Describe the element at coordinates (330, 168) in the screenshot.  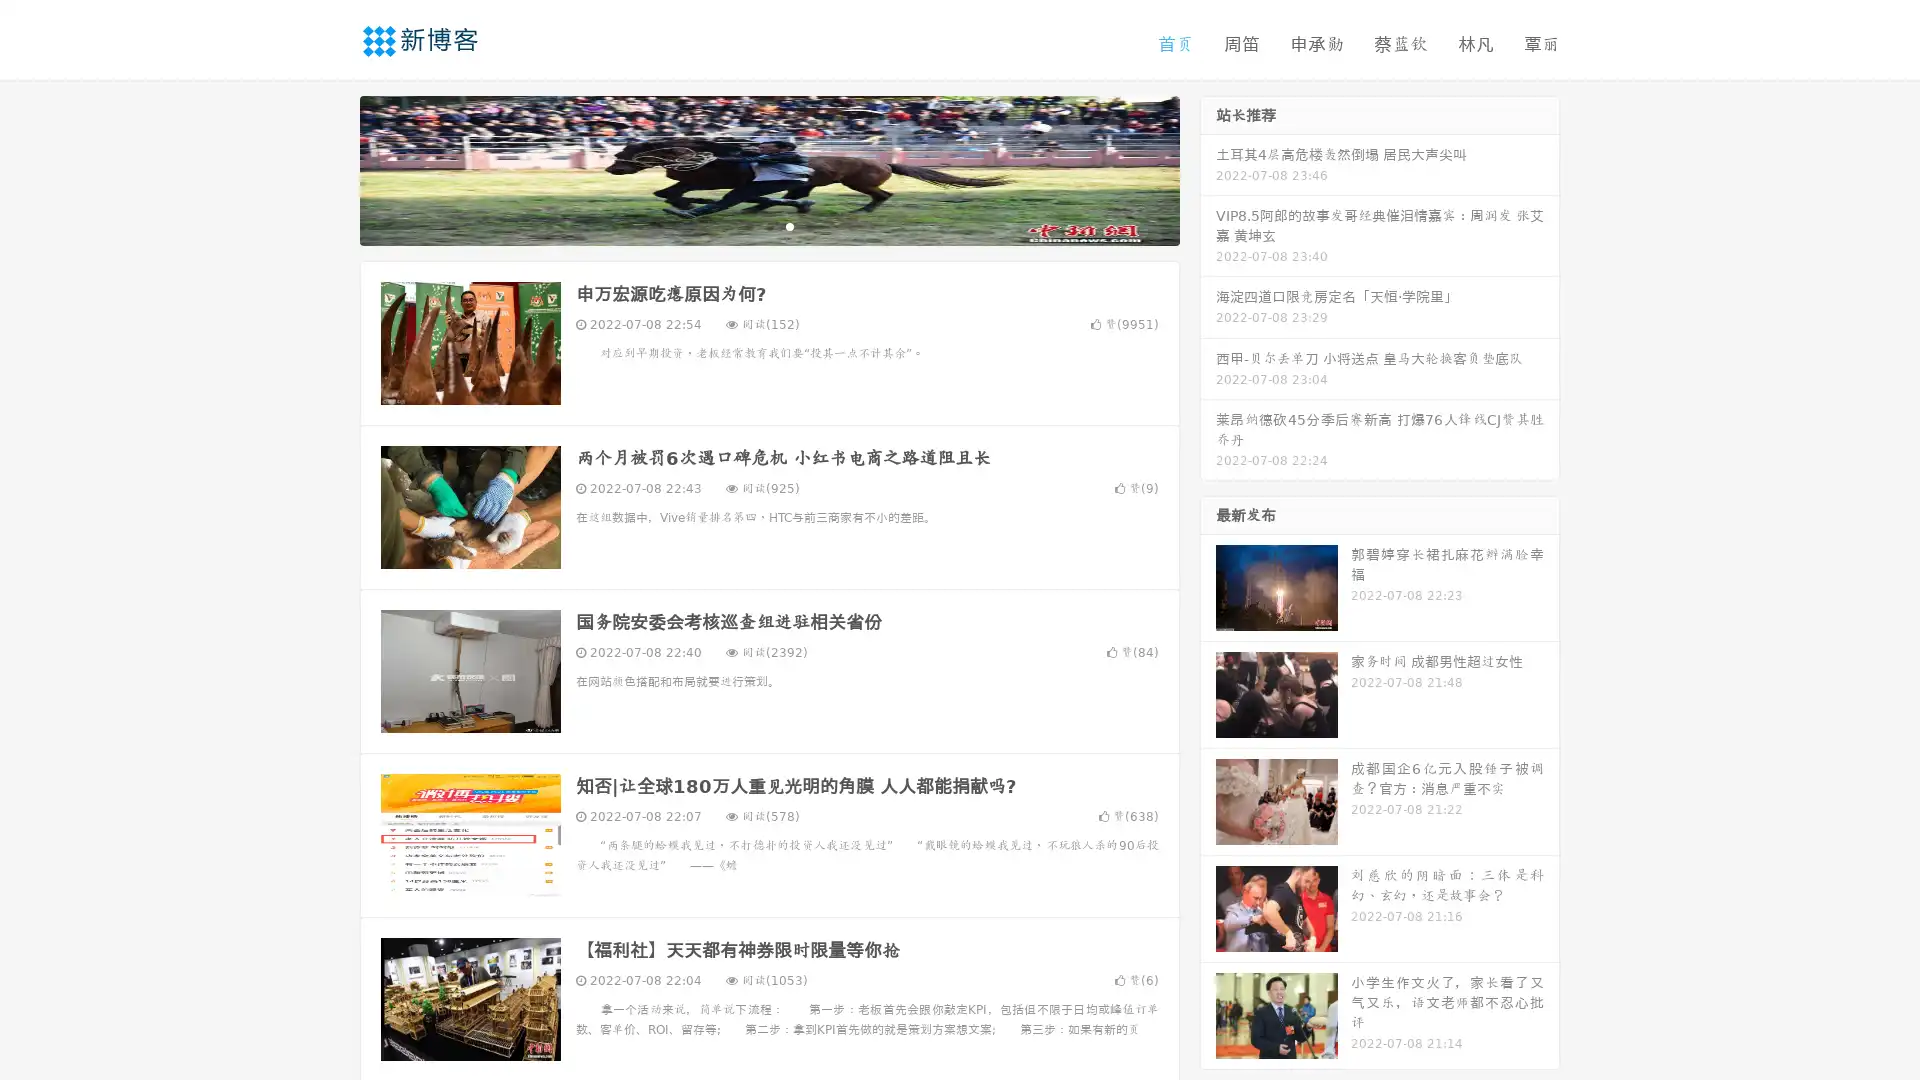
I see `Previous slide` at that location.